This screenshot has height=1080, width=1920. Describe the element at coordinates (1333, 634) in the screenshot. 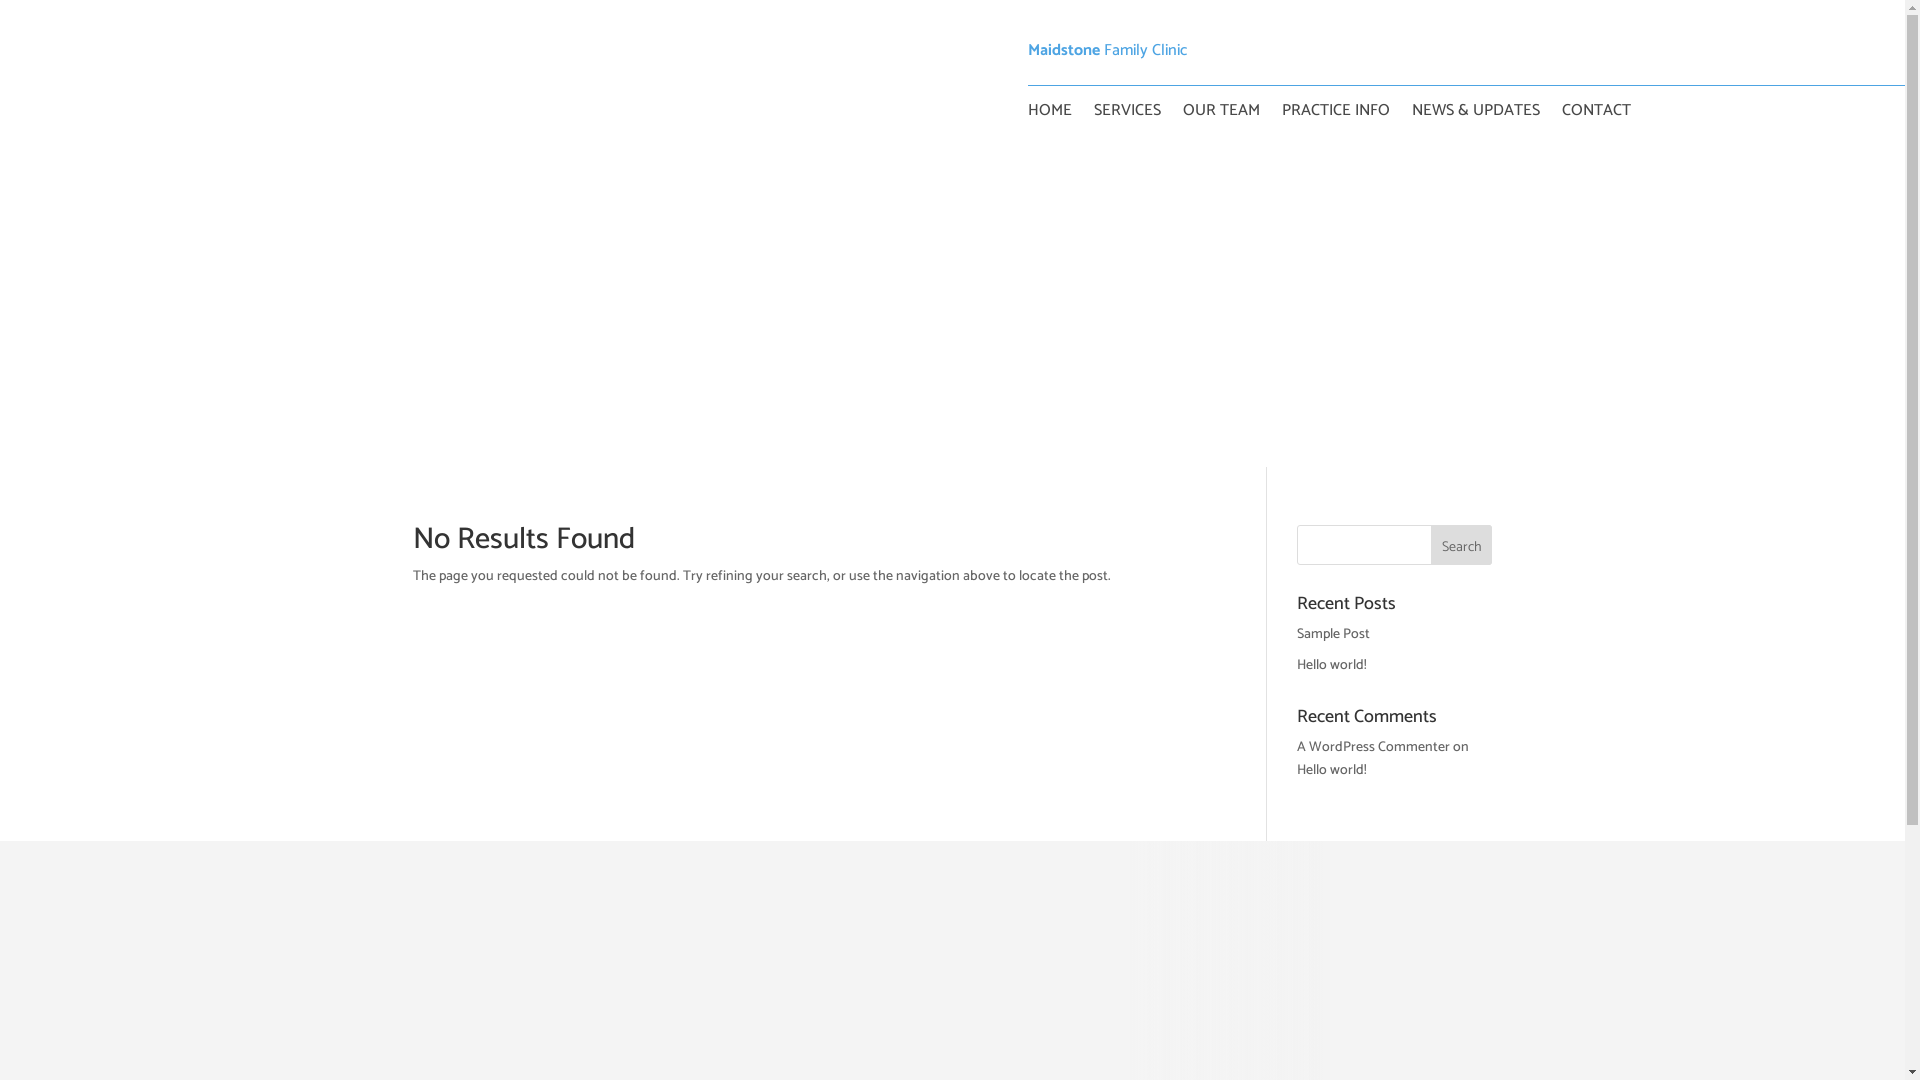

I see `'Sample Post'` at that location.